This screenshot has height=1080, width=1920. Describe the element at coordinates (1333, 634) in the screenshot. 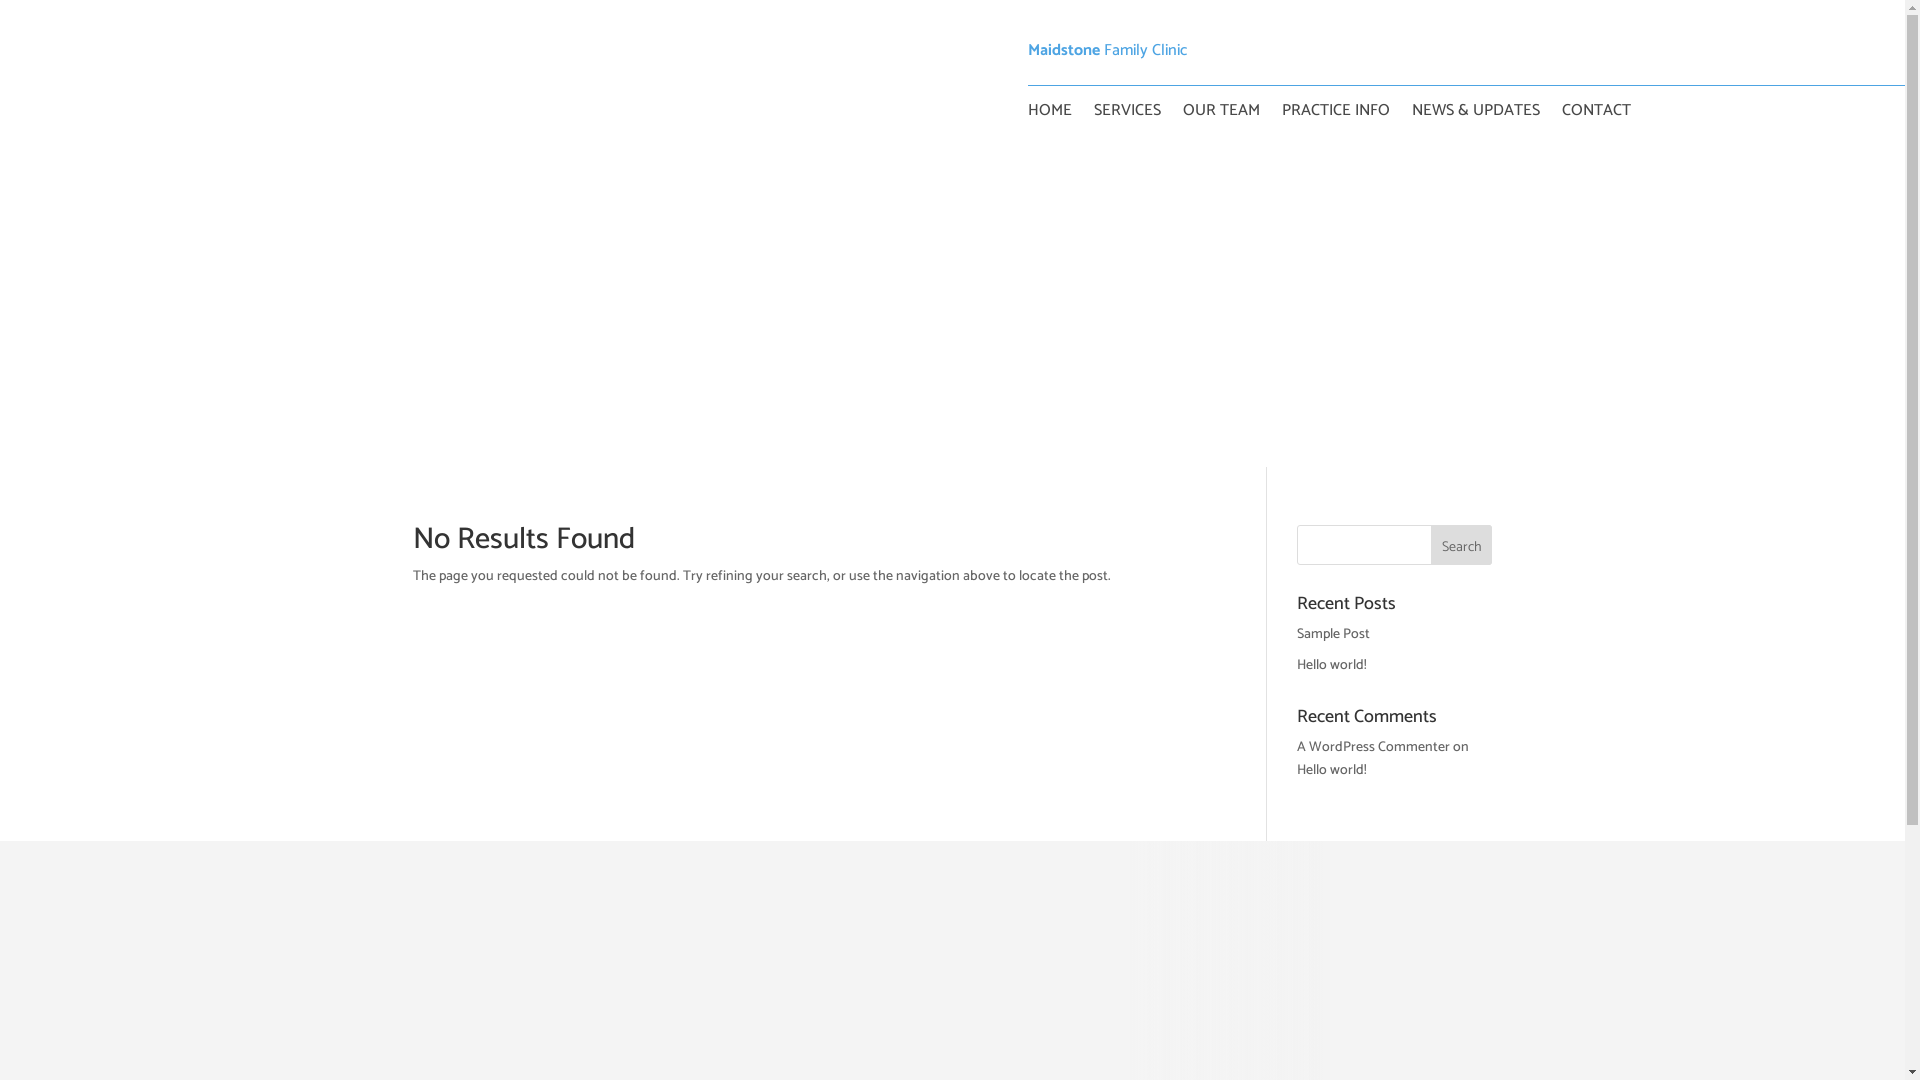

I see `'Sample Post'` at that location.